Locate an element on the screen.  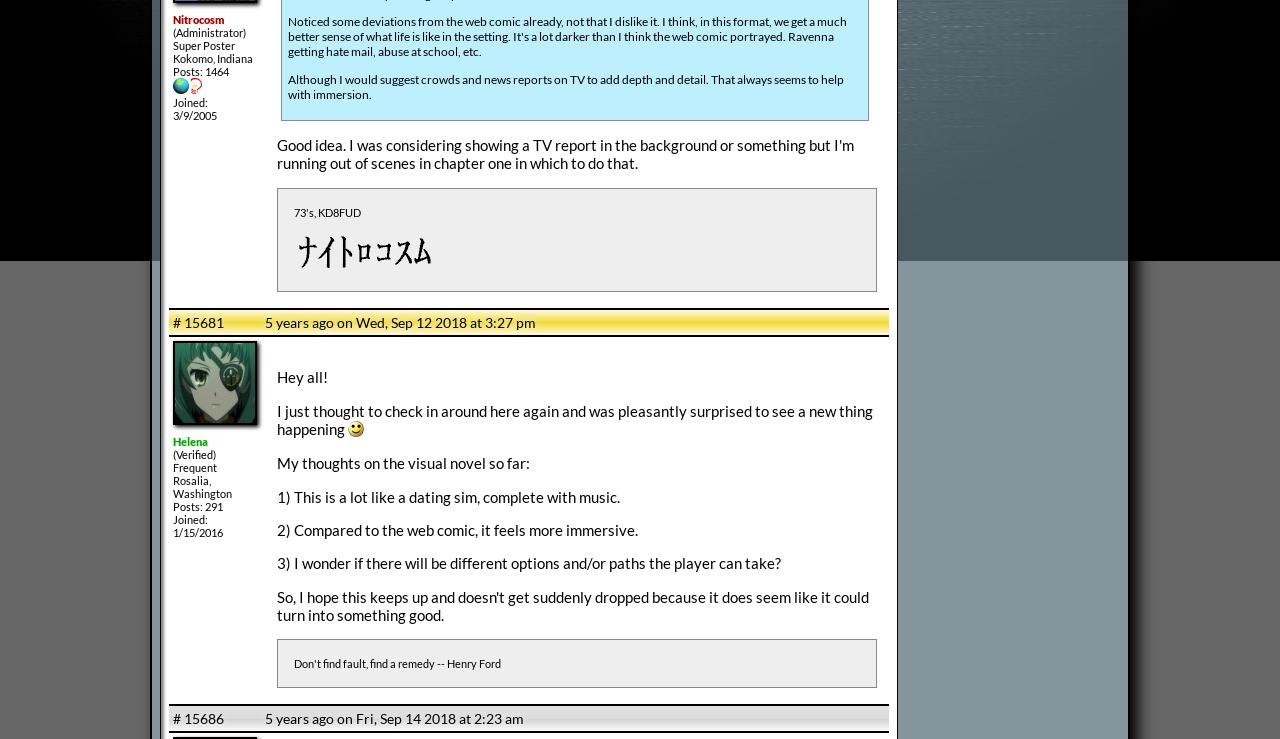
'My thoughts on the visual novel so far:' is located at coordinates (275, 462).